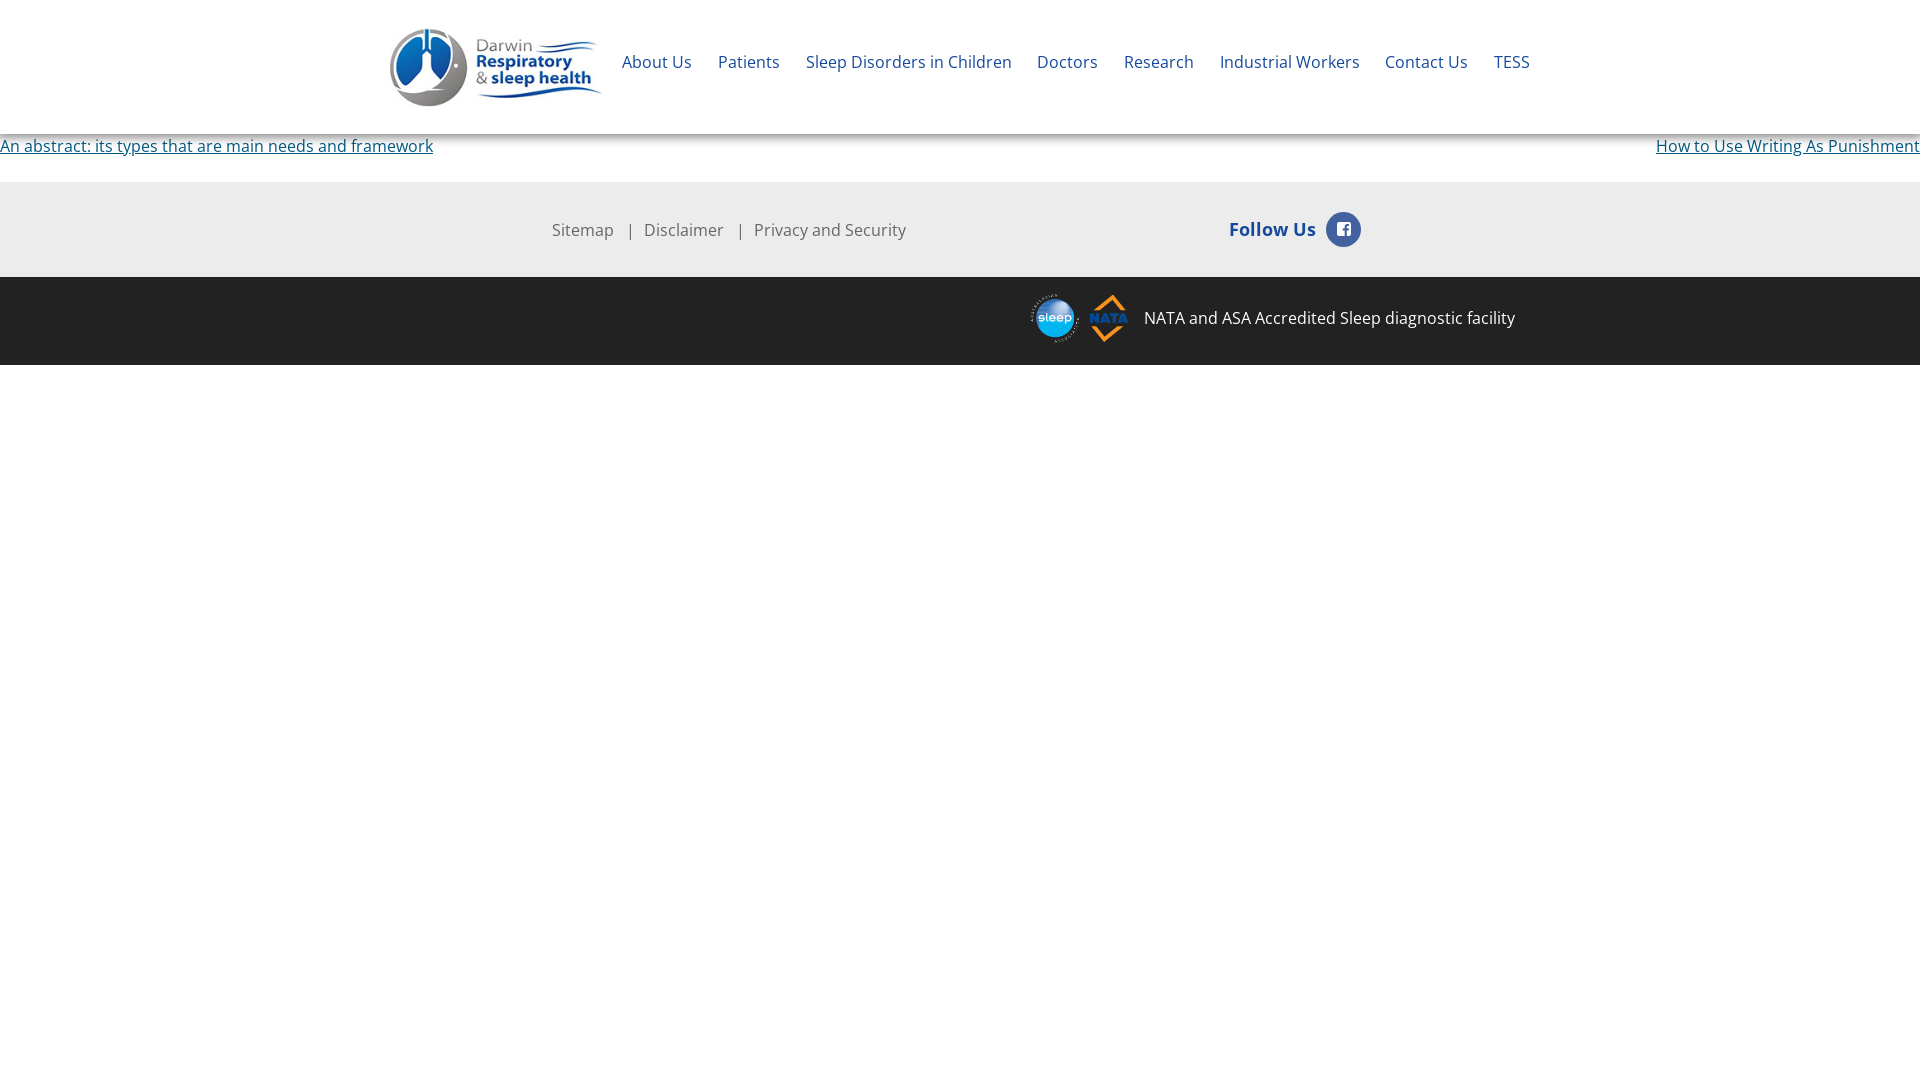  What do you see at coordinates (907, 65) in the screenshot?
I see `'Sleep Disorders in Children'` at bounding box center [907, 65].